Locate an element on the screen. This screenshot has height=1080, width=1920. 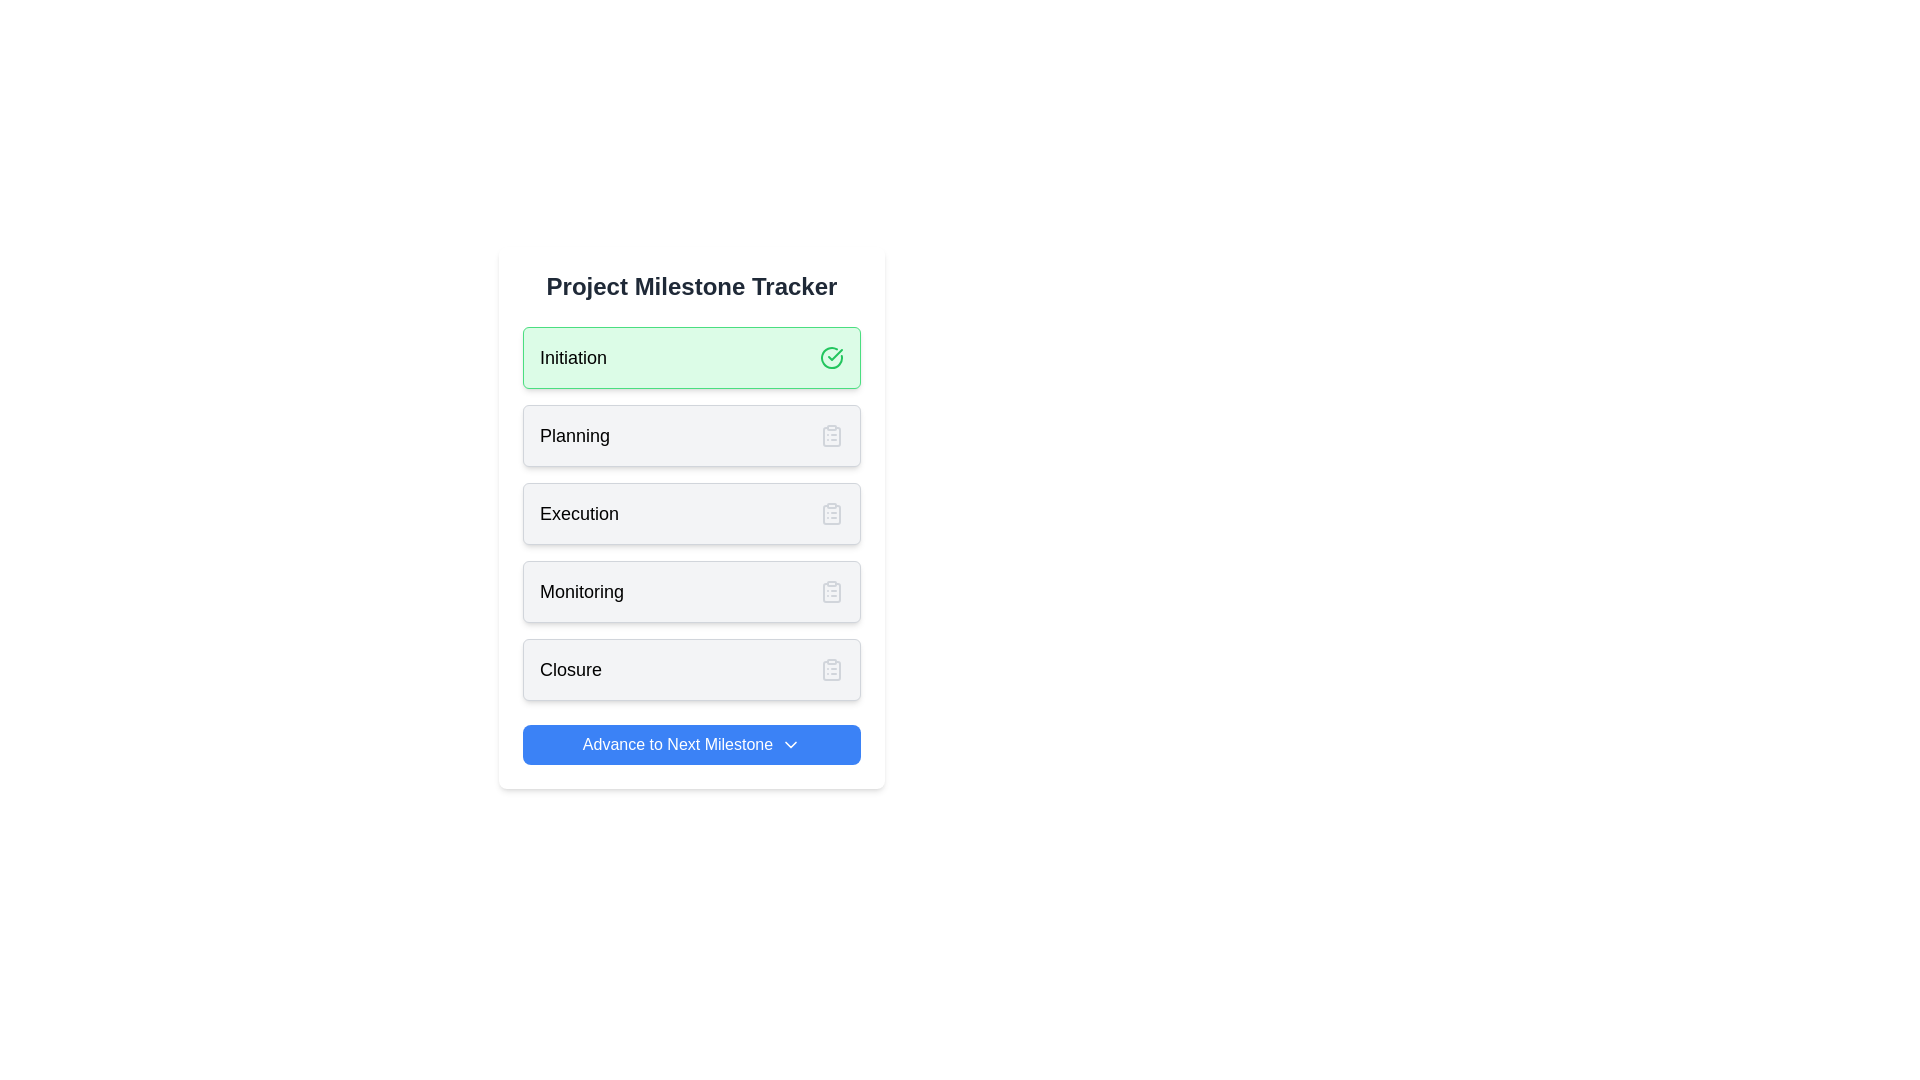
the 'Execution' phase item in the milestone tracker from its current position is located at coordinates (691, 512).